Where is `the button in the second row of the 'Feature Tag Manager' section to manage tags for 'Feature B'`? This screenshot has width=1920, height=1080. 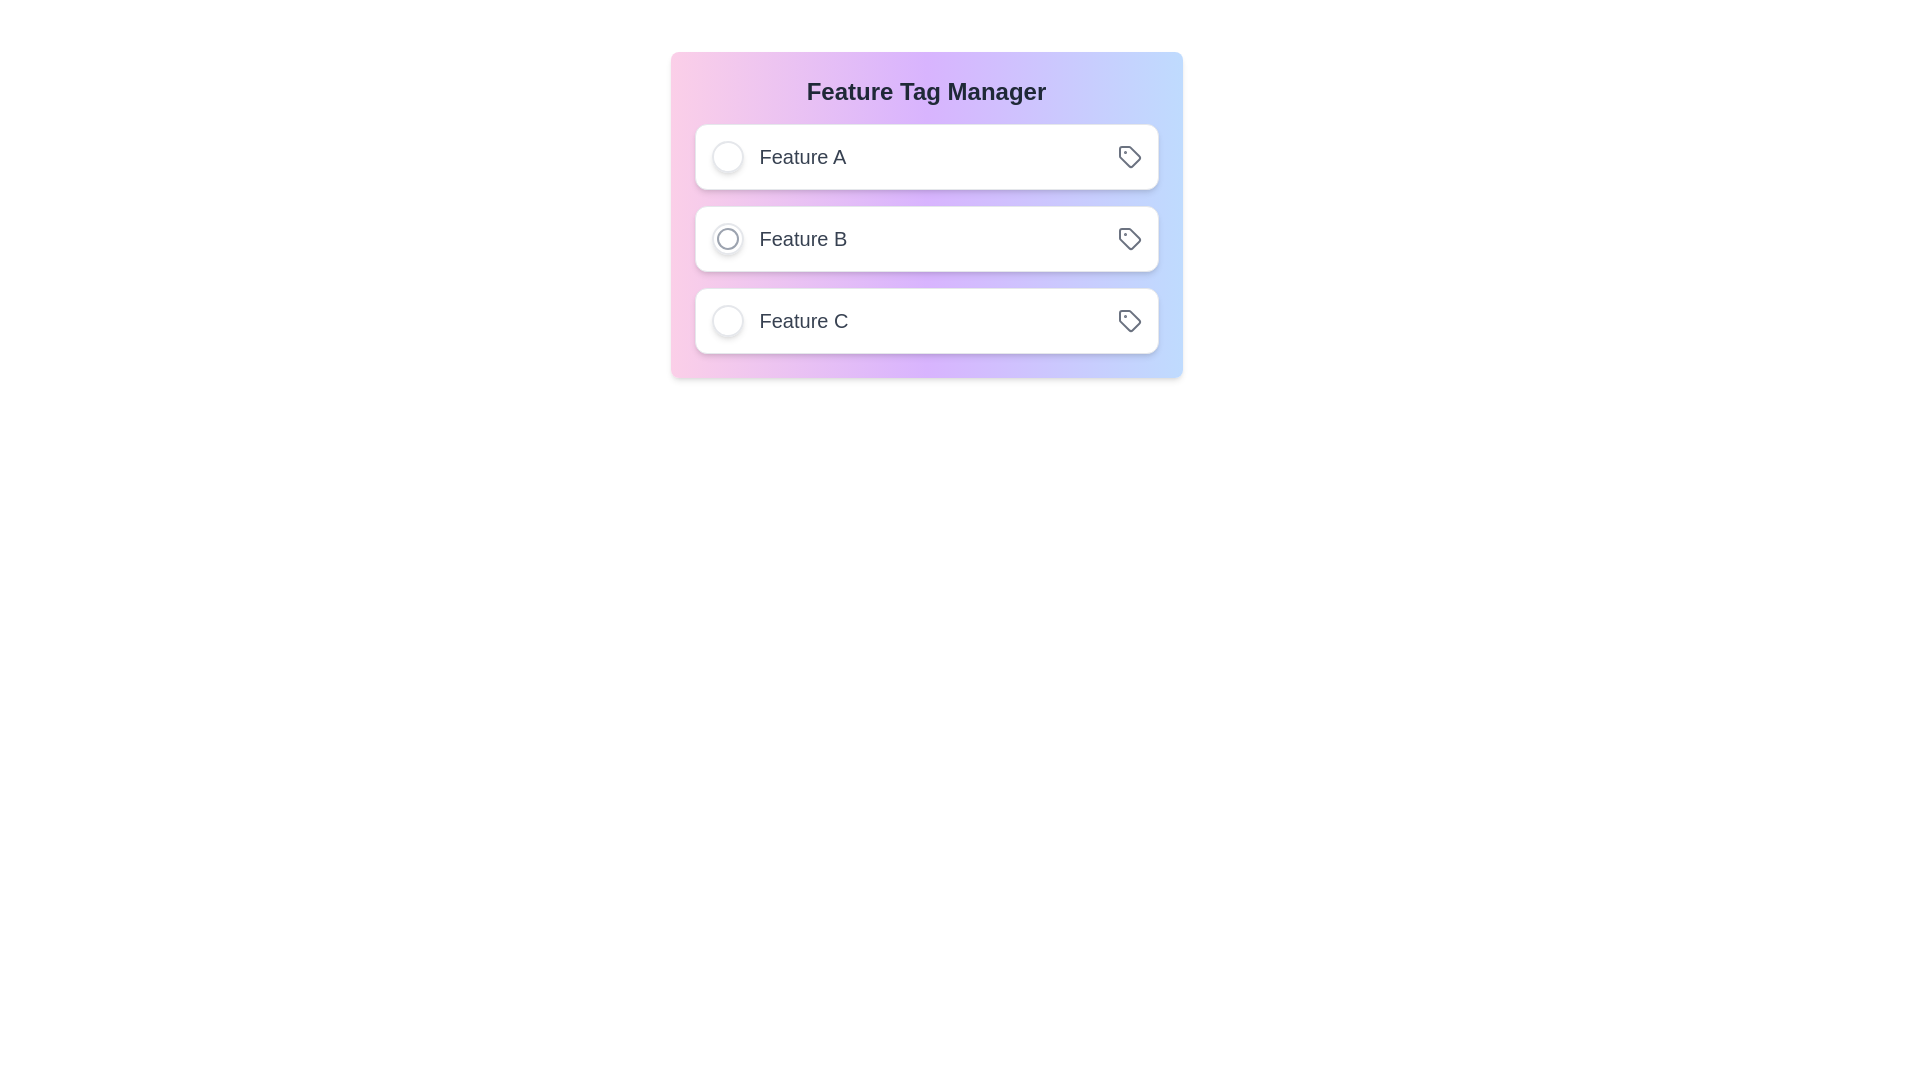 the button in the second row of the 'Feature Tag Manager' section to manage tags for 'Feature B' is located at coordinates (1129, 238).